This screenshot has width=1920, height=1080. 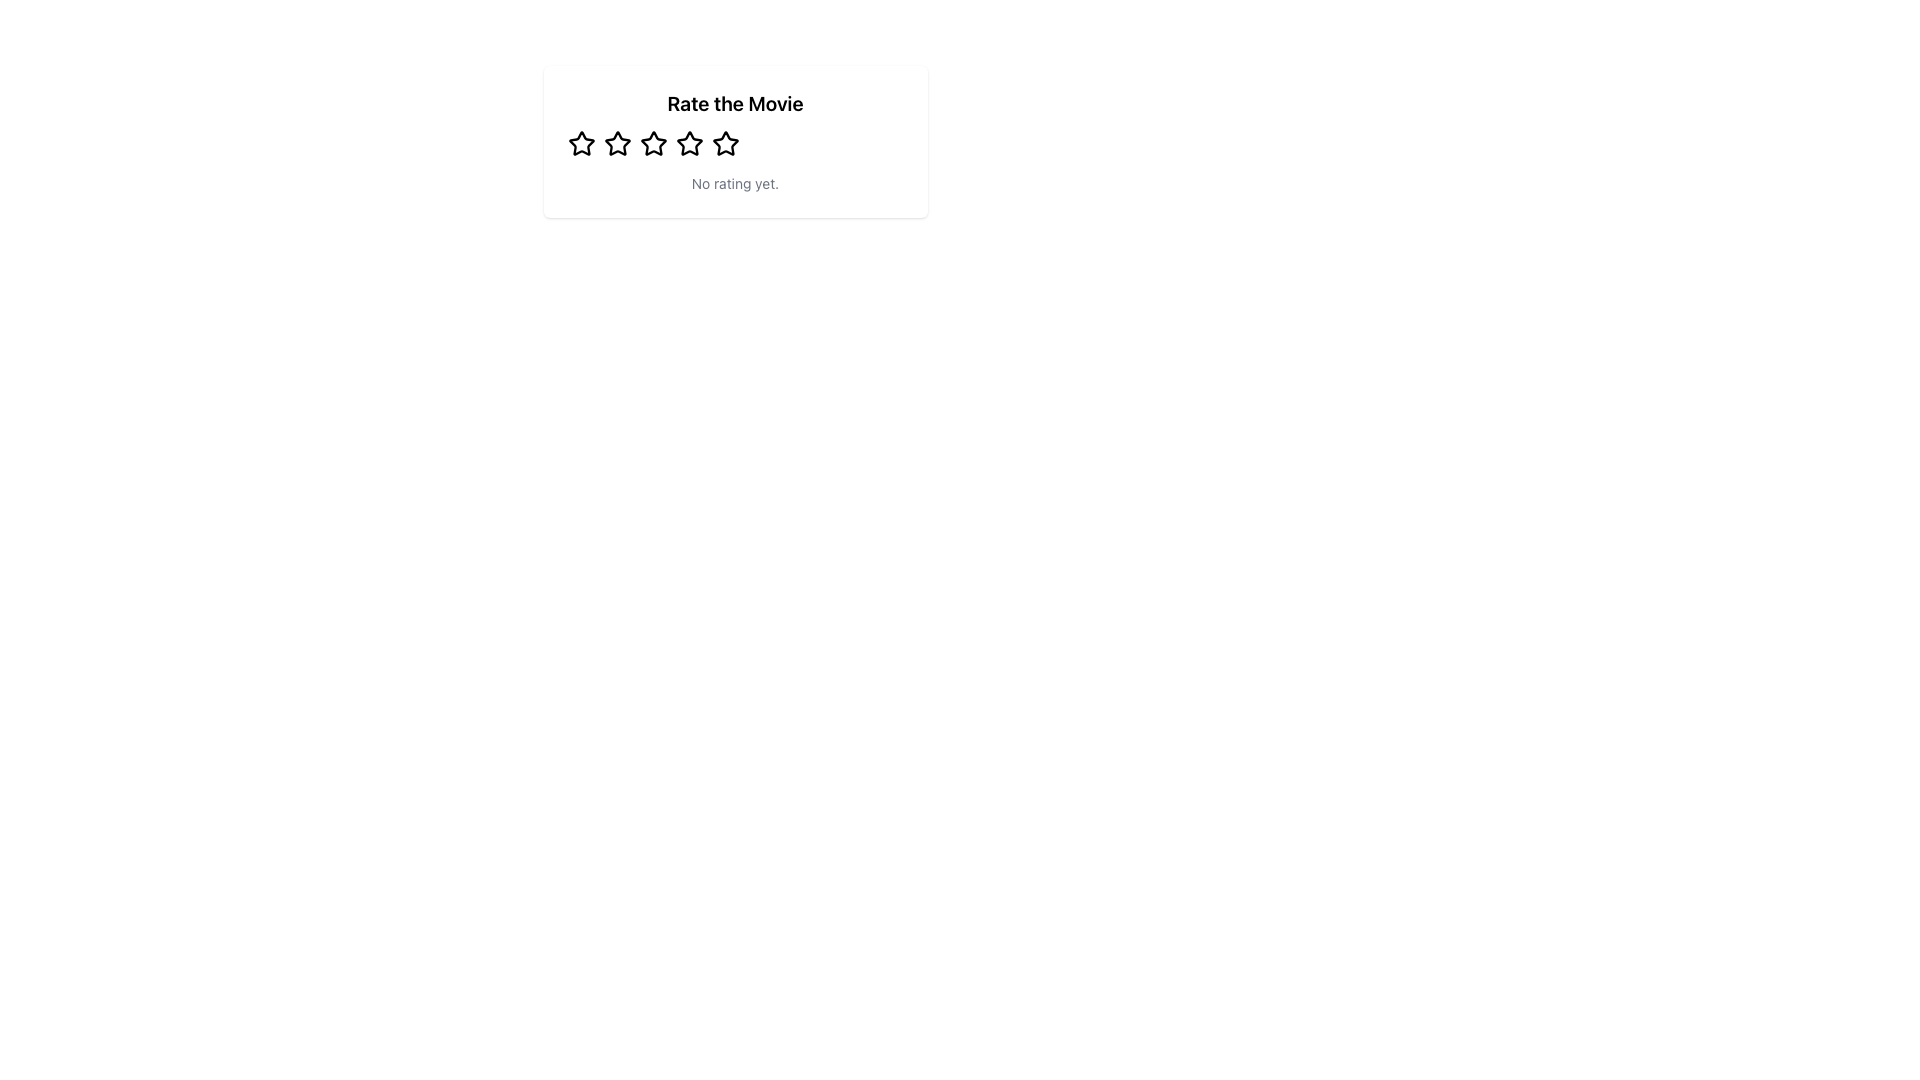 What do you see at coordinates (734, 141) in the screenshot?
I see `the Rating module that has a heading 'Rate the Movie', five outlined star icons for rating, and a message 'No rating yet.' below the stars` at bounding box center [734, 141].